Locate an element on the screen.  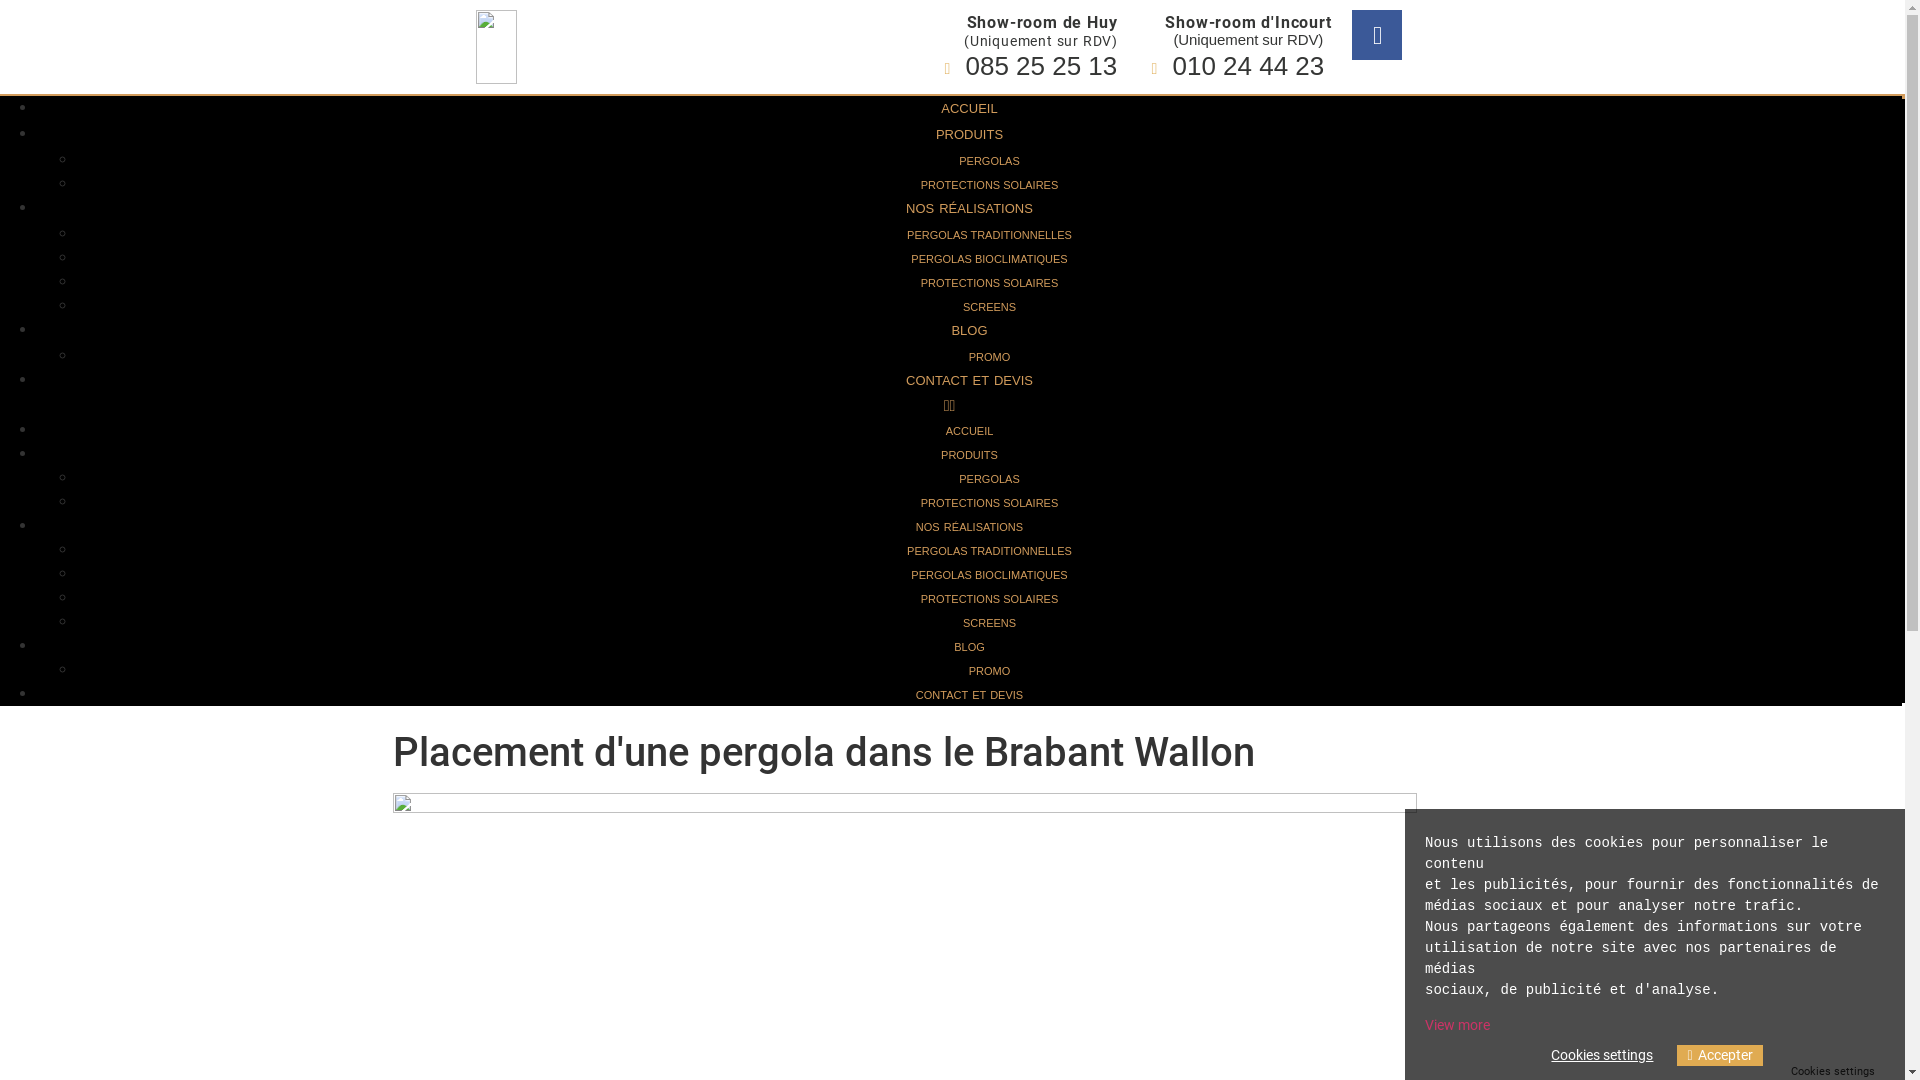
'PROMO' is located at coordinates (989, 671).